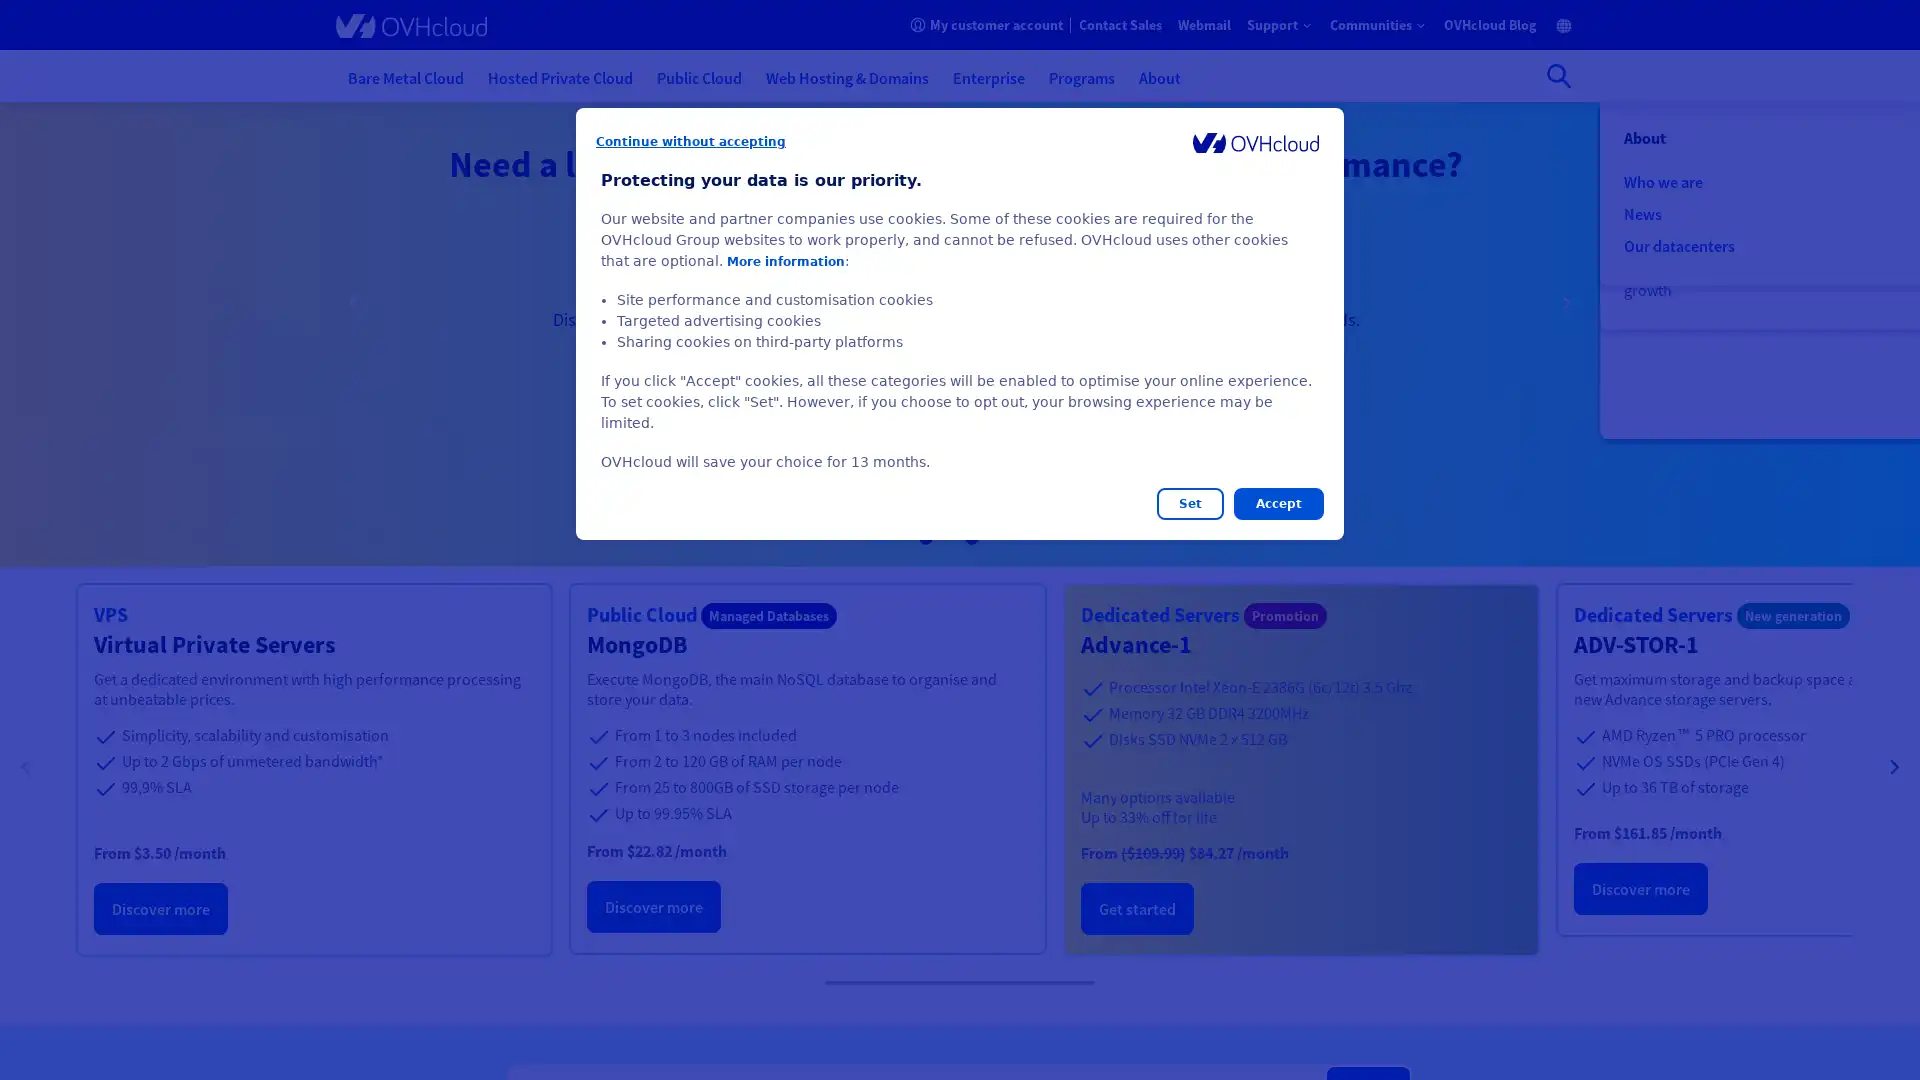 This screenshot has height=1080, width=1920. What do you see at coordinates (25, 769) in the screenshot?
I see `Previous` at bounding box center [25, 769].